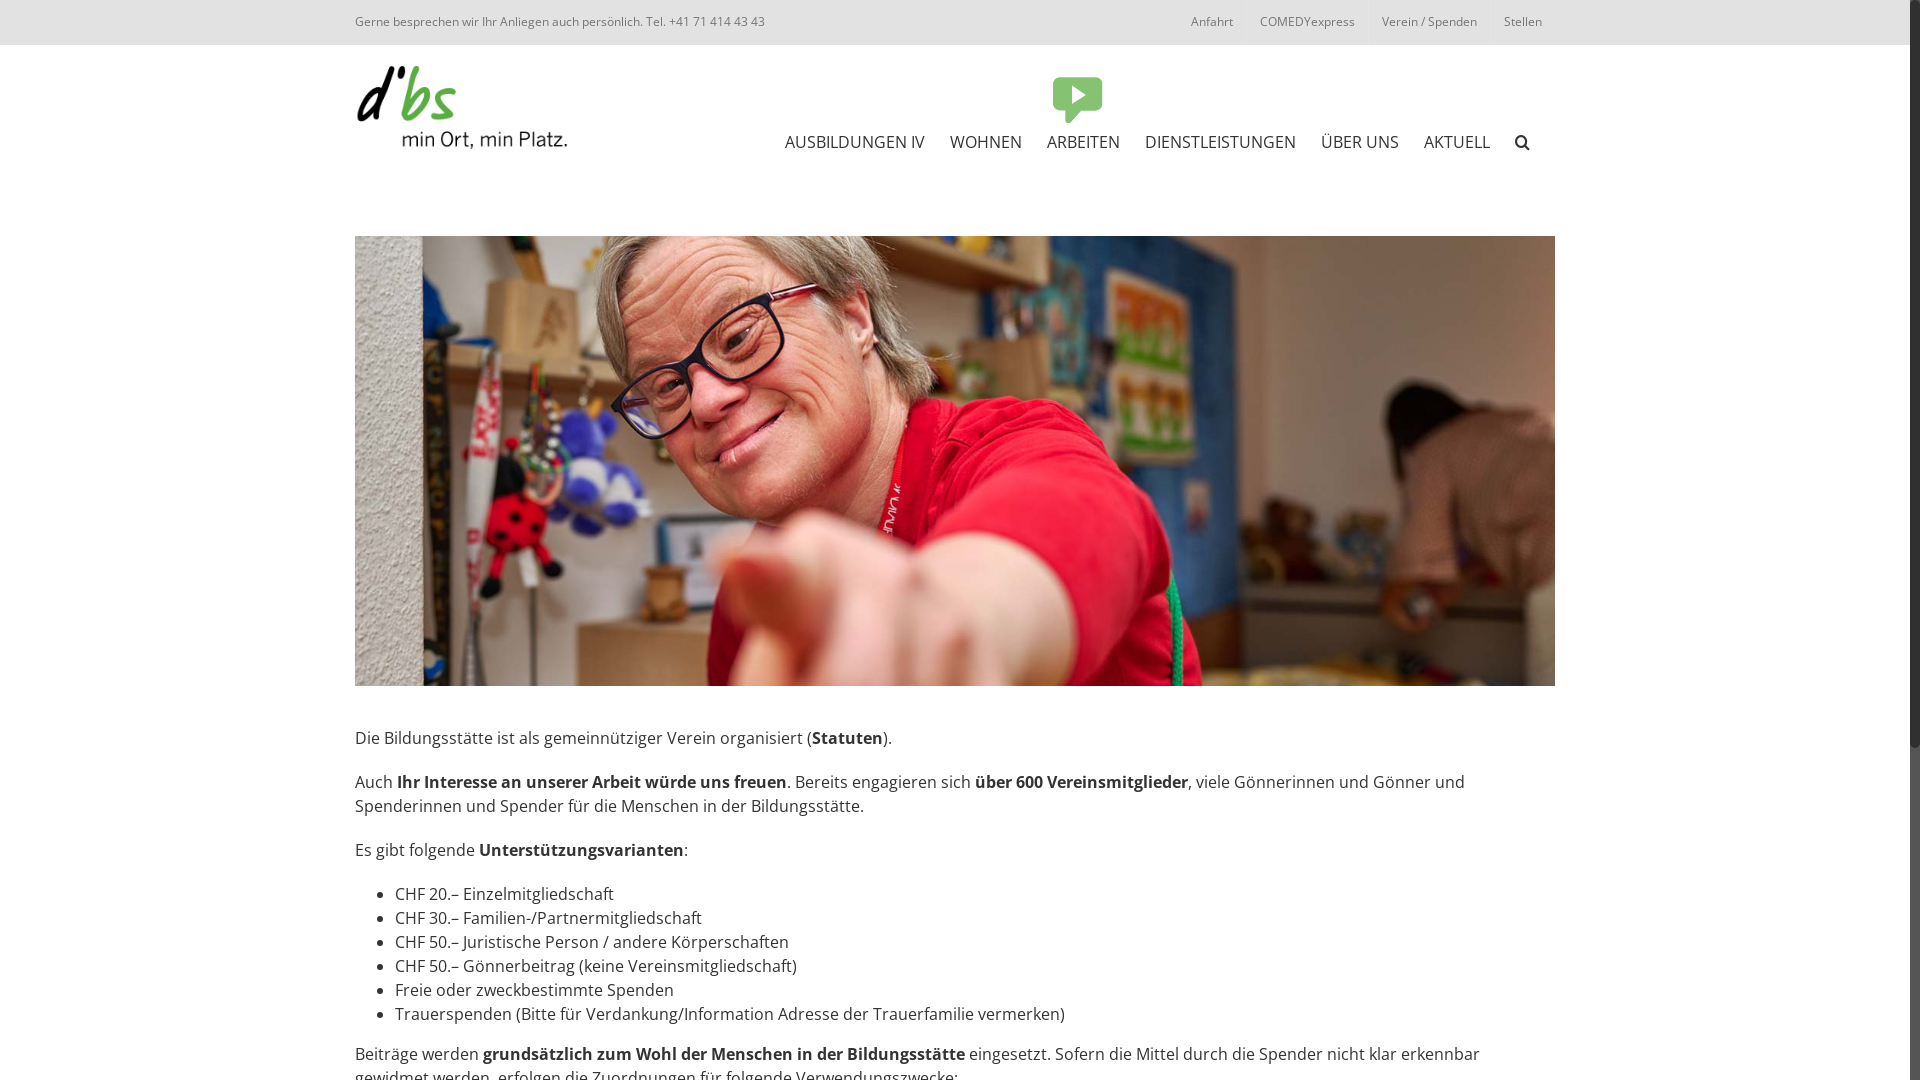  I want to click on 'ARBEITEN', so click(1082, 138).